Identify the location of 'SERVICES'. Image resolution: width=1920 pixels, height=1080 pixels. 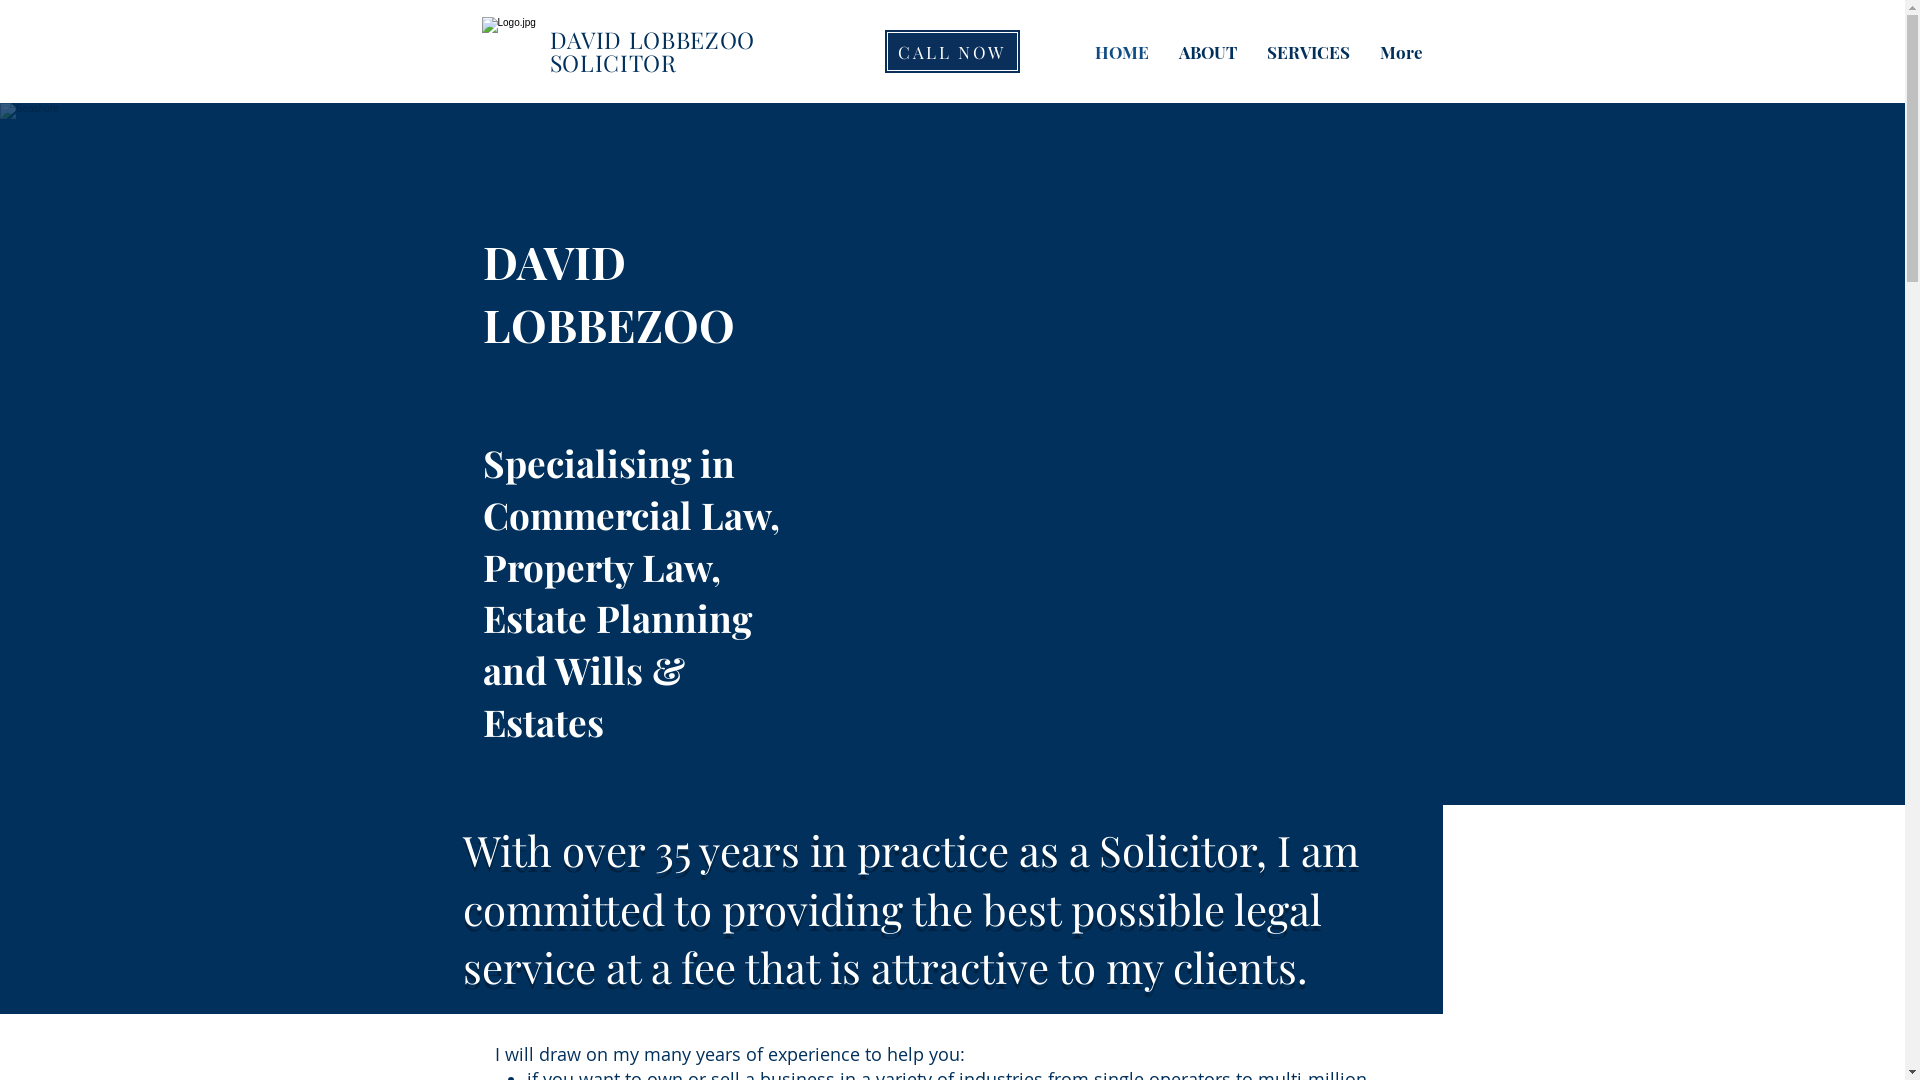
(1308, 50).